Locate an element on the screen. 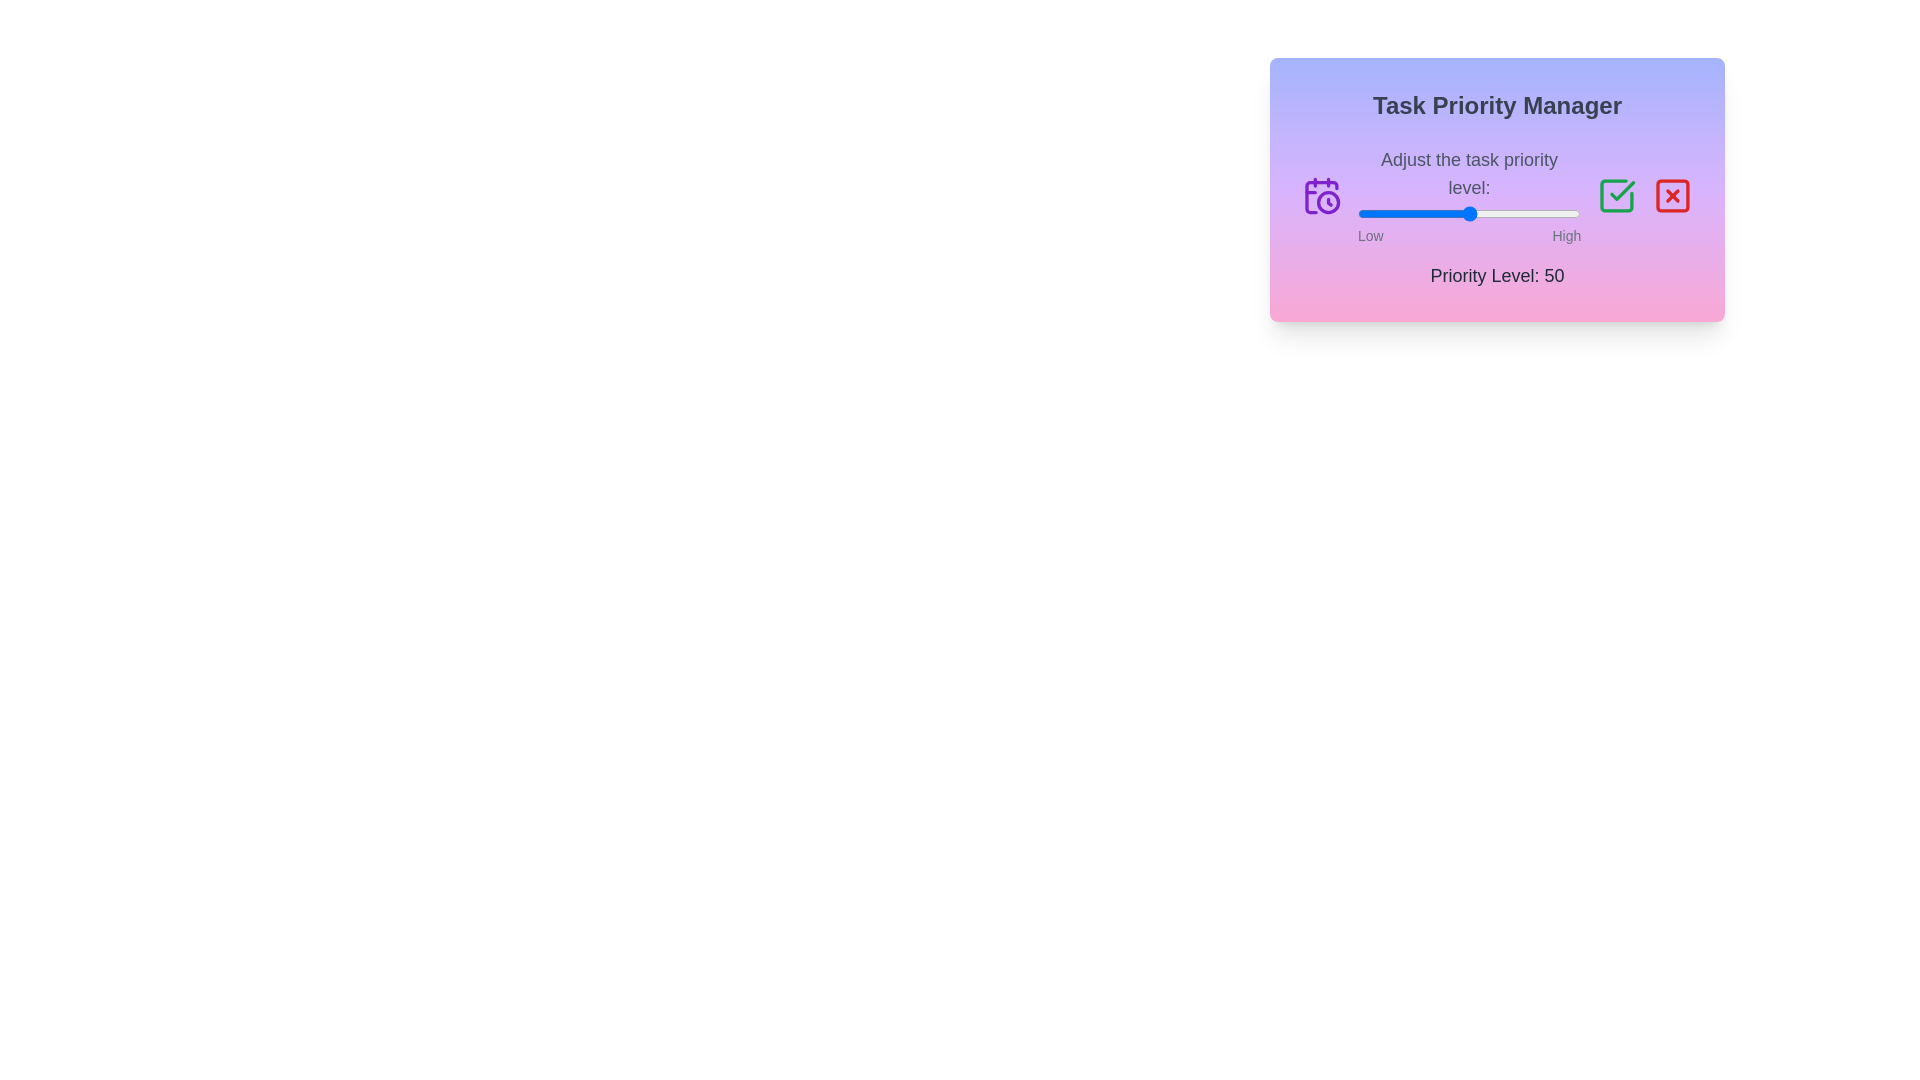 This screenshot has height=1080, width=1920. the 'Save' button represented by the green checkmark icon is located at coordinates (1617, 196).